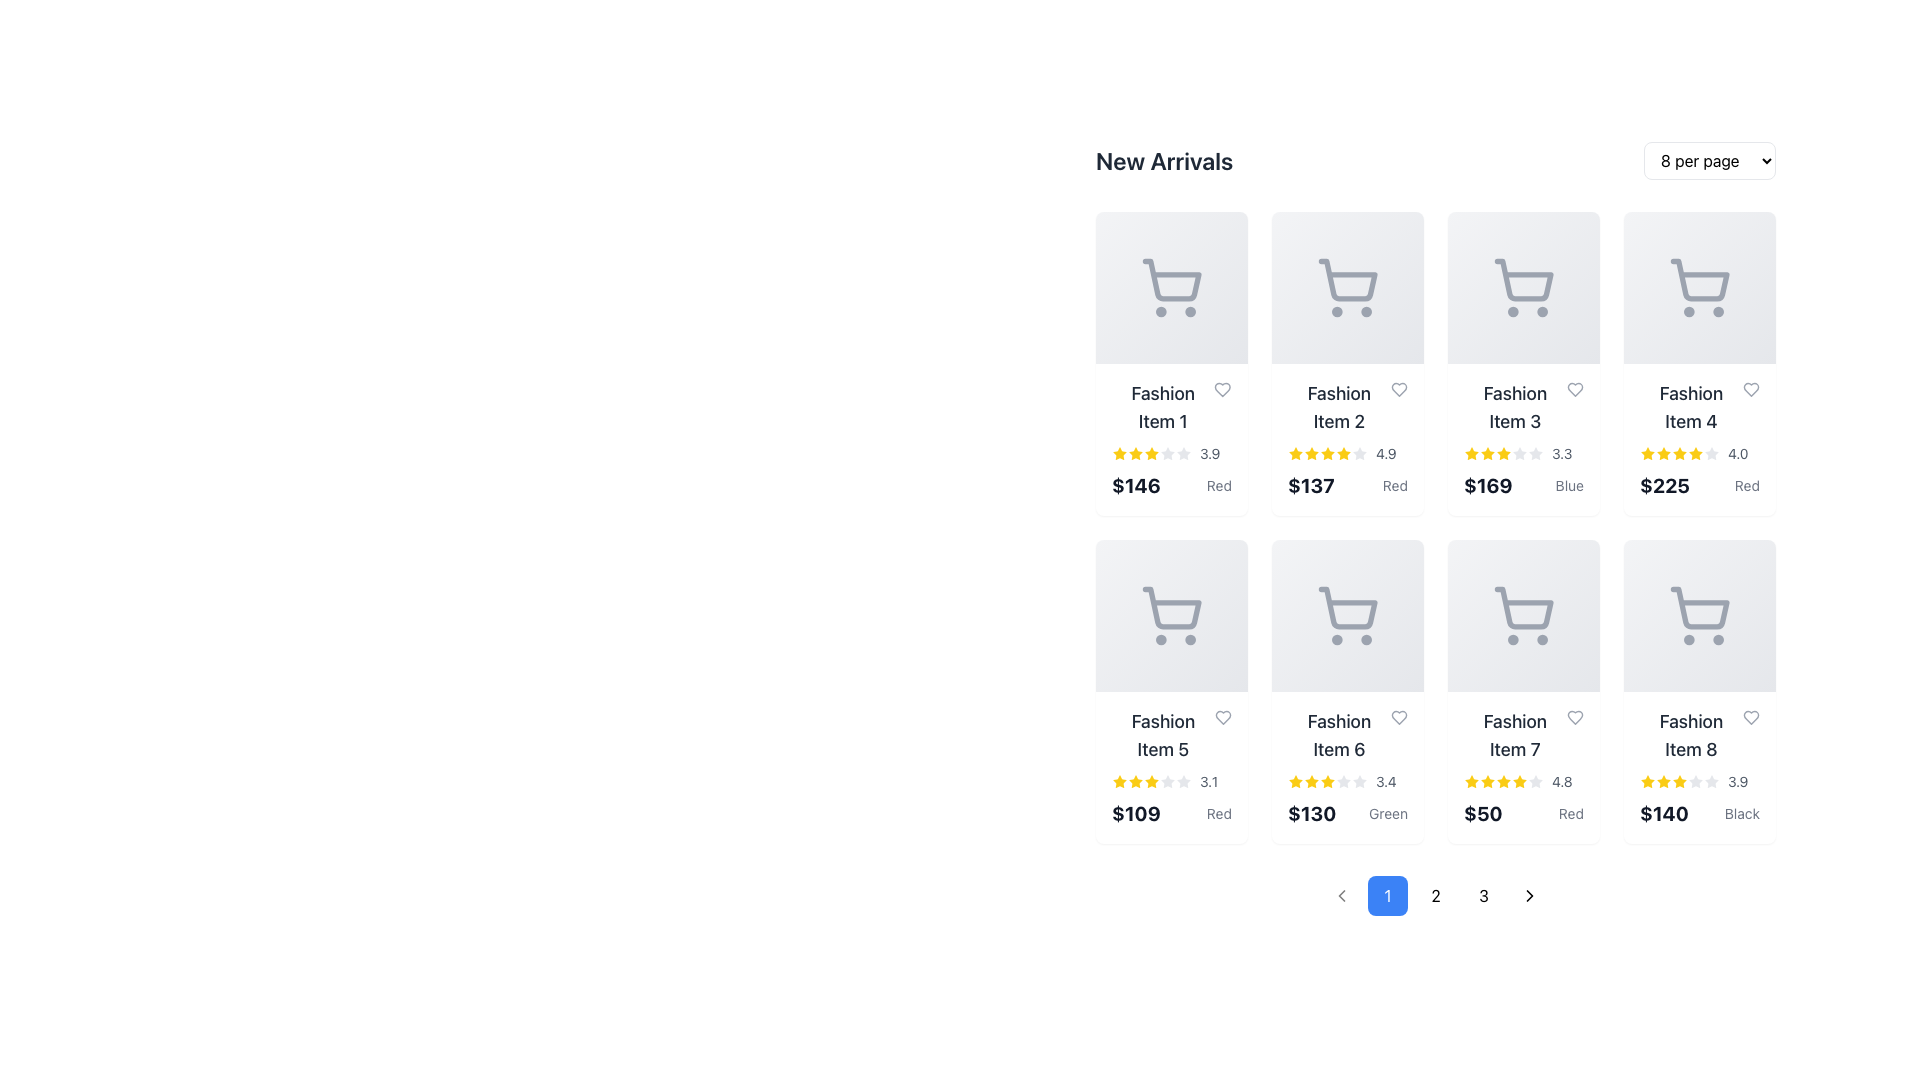 The image size is (1920, 1080). Describe the element at coordinates (1222, 716) in the screenshot. I see `the heart-shaped icon button with a hollow design and a light gray border, located at the top-right corner of the card for 'Fashion Item 5', to favorite the item` at that location.